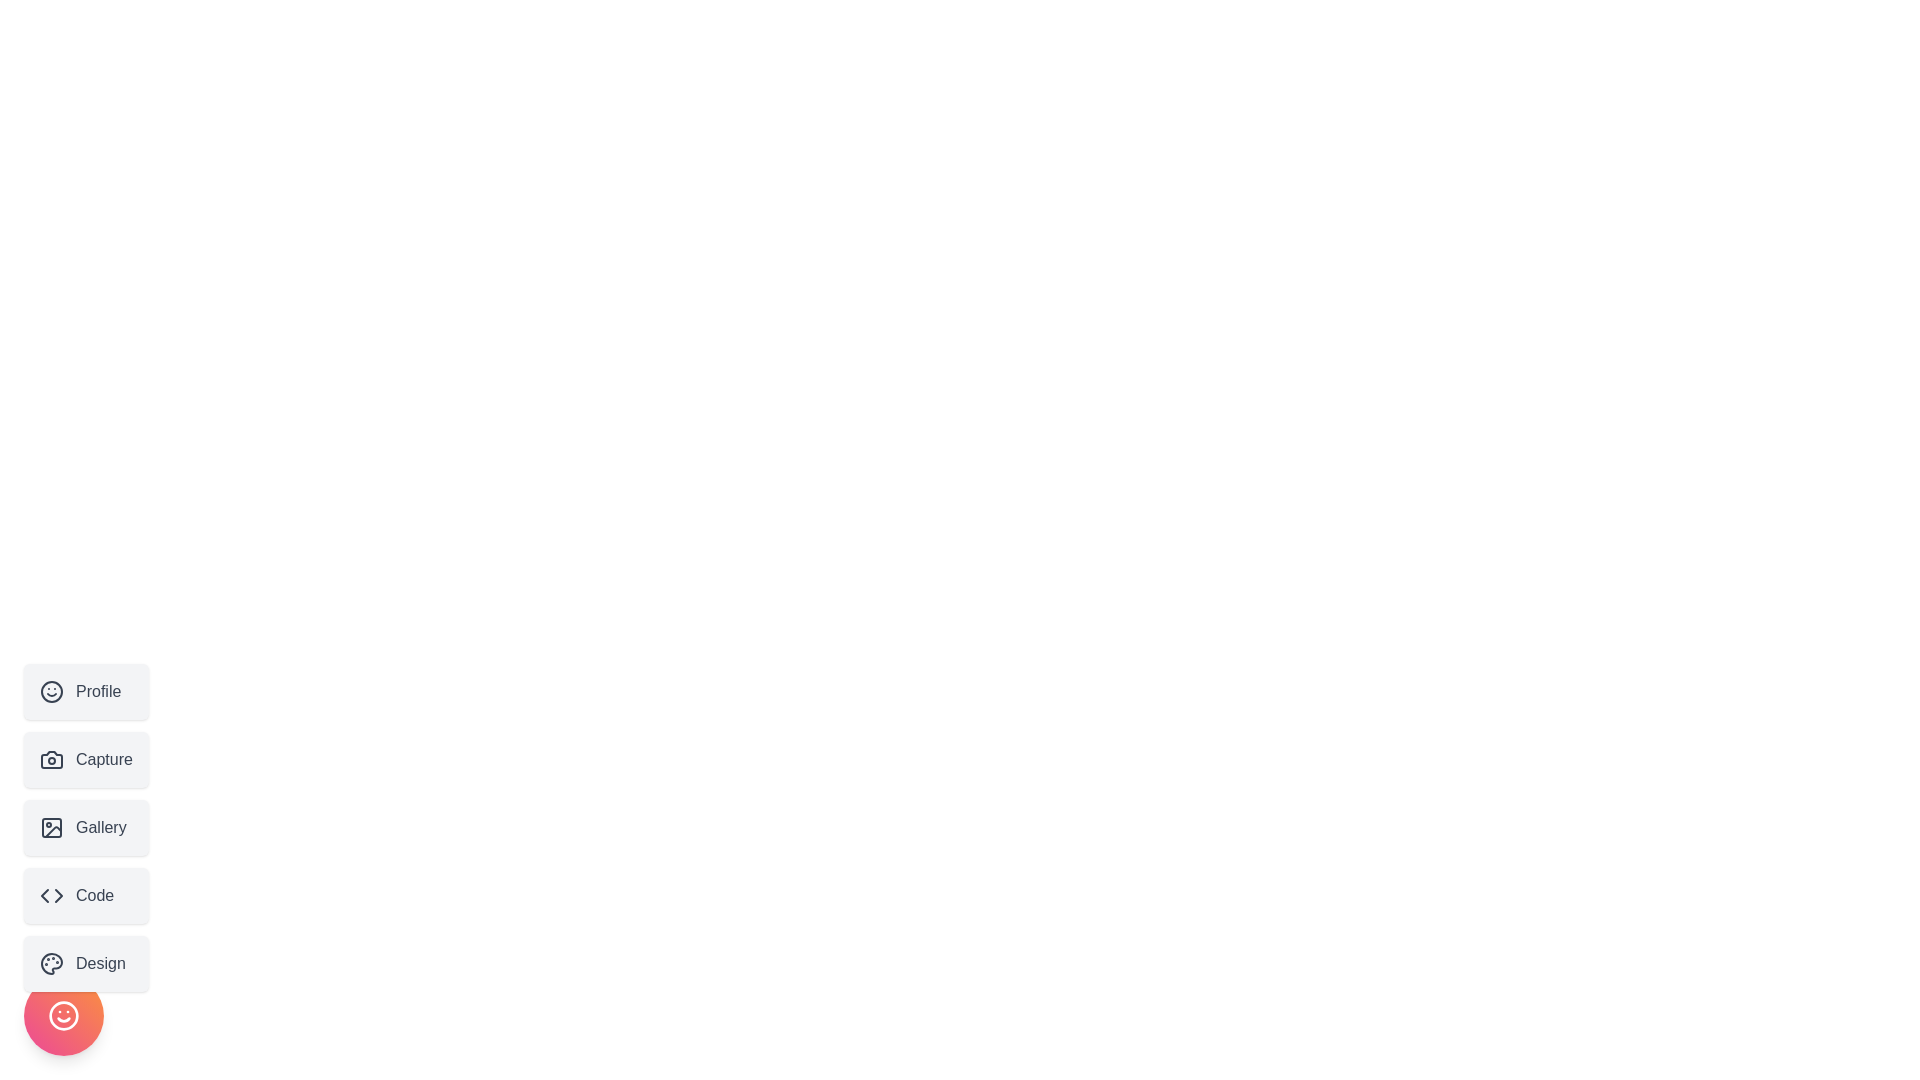  Describe the element at coordinates (100, 828) in the screenshot. I see `label text element 'Gallery' in the vertical navigation menu, which is the third item from the top and aligned with an icon` at that location.